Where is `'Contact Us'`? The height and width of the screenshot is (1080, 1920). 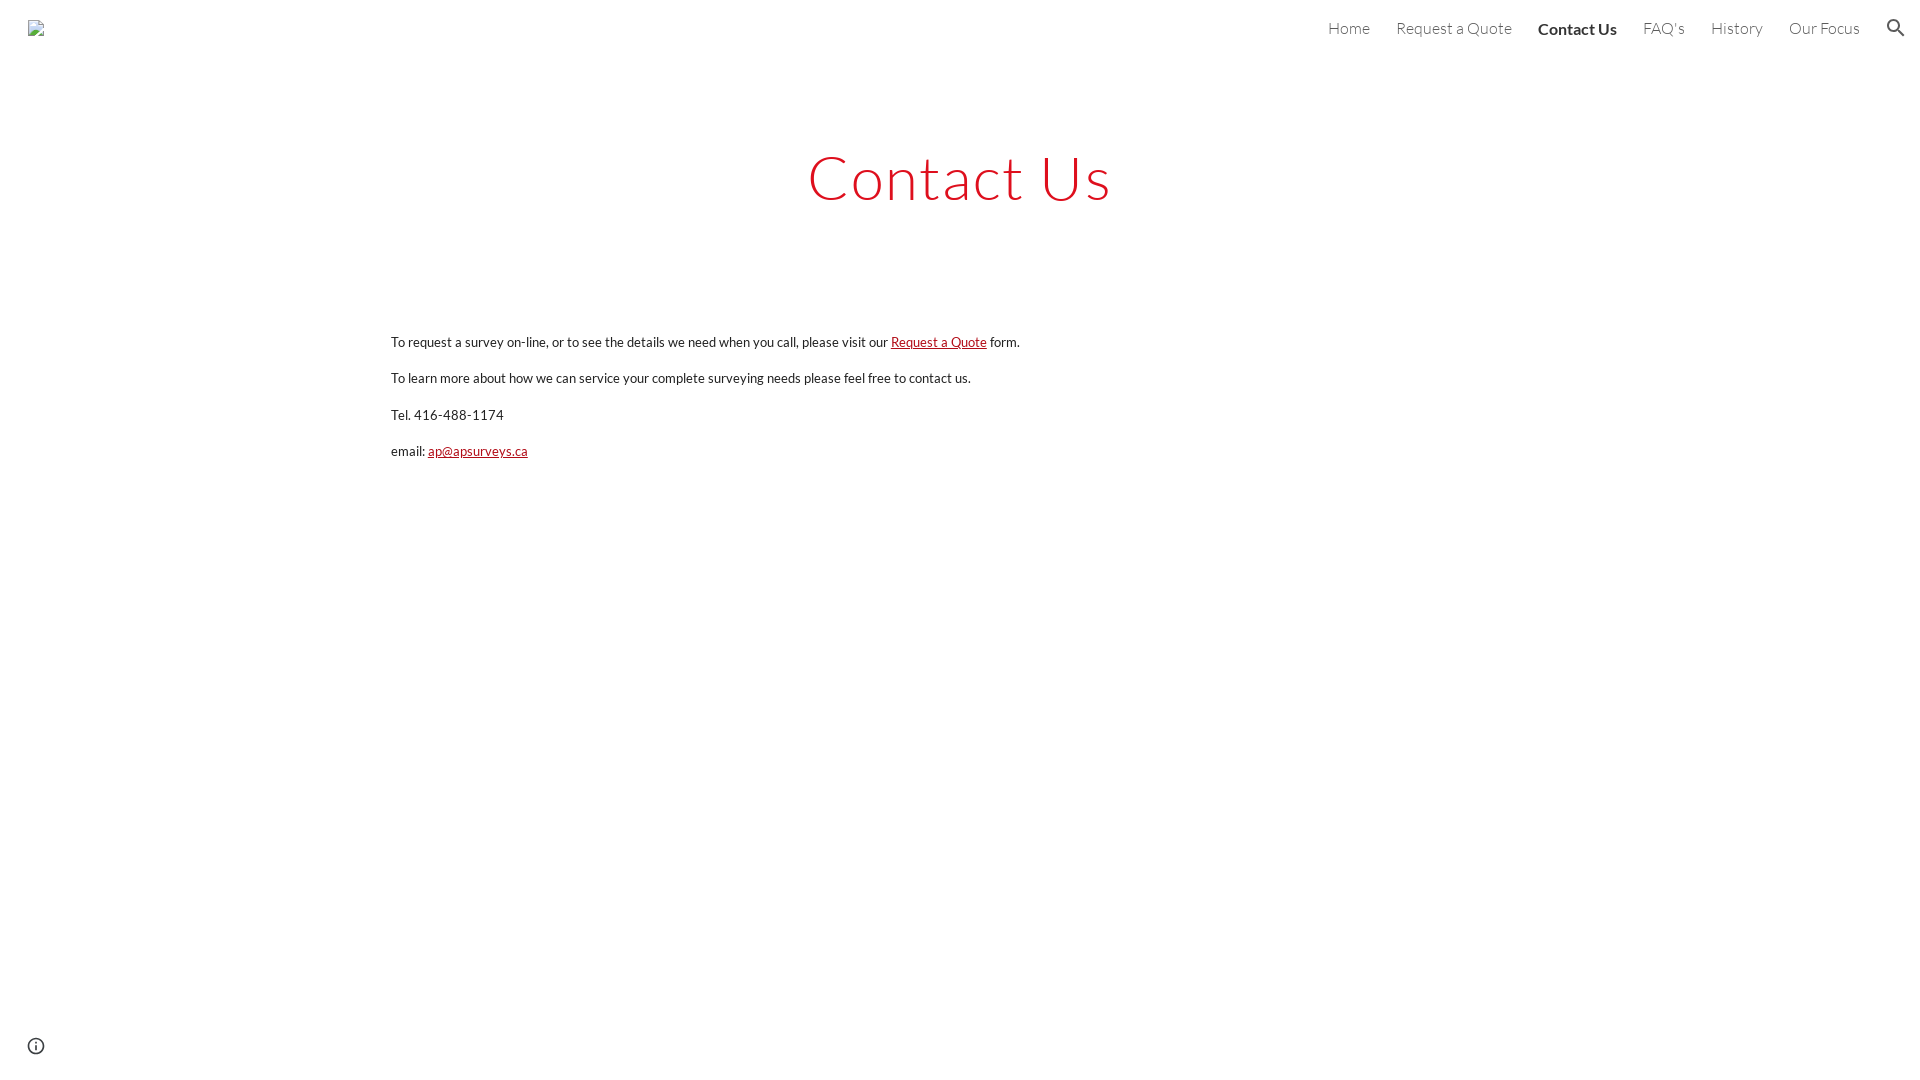 'Contact Us' is located at coordinates (1576, 27).